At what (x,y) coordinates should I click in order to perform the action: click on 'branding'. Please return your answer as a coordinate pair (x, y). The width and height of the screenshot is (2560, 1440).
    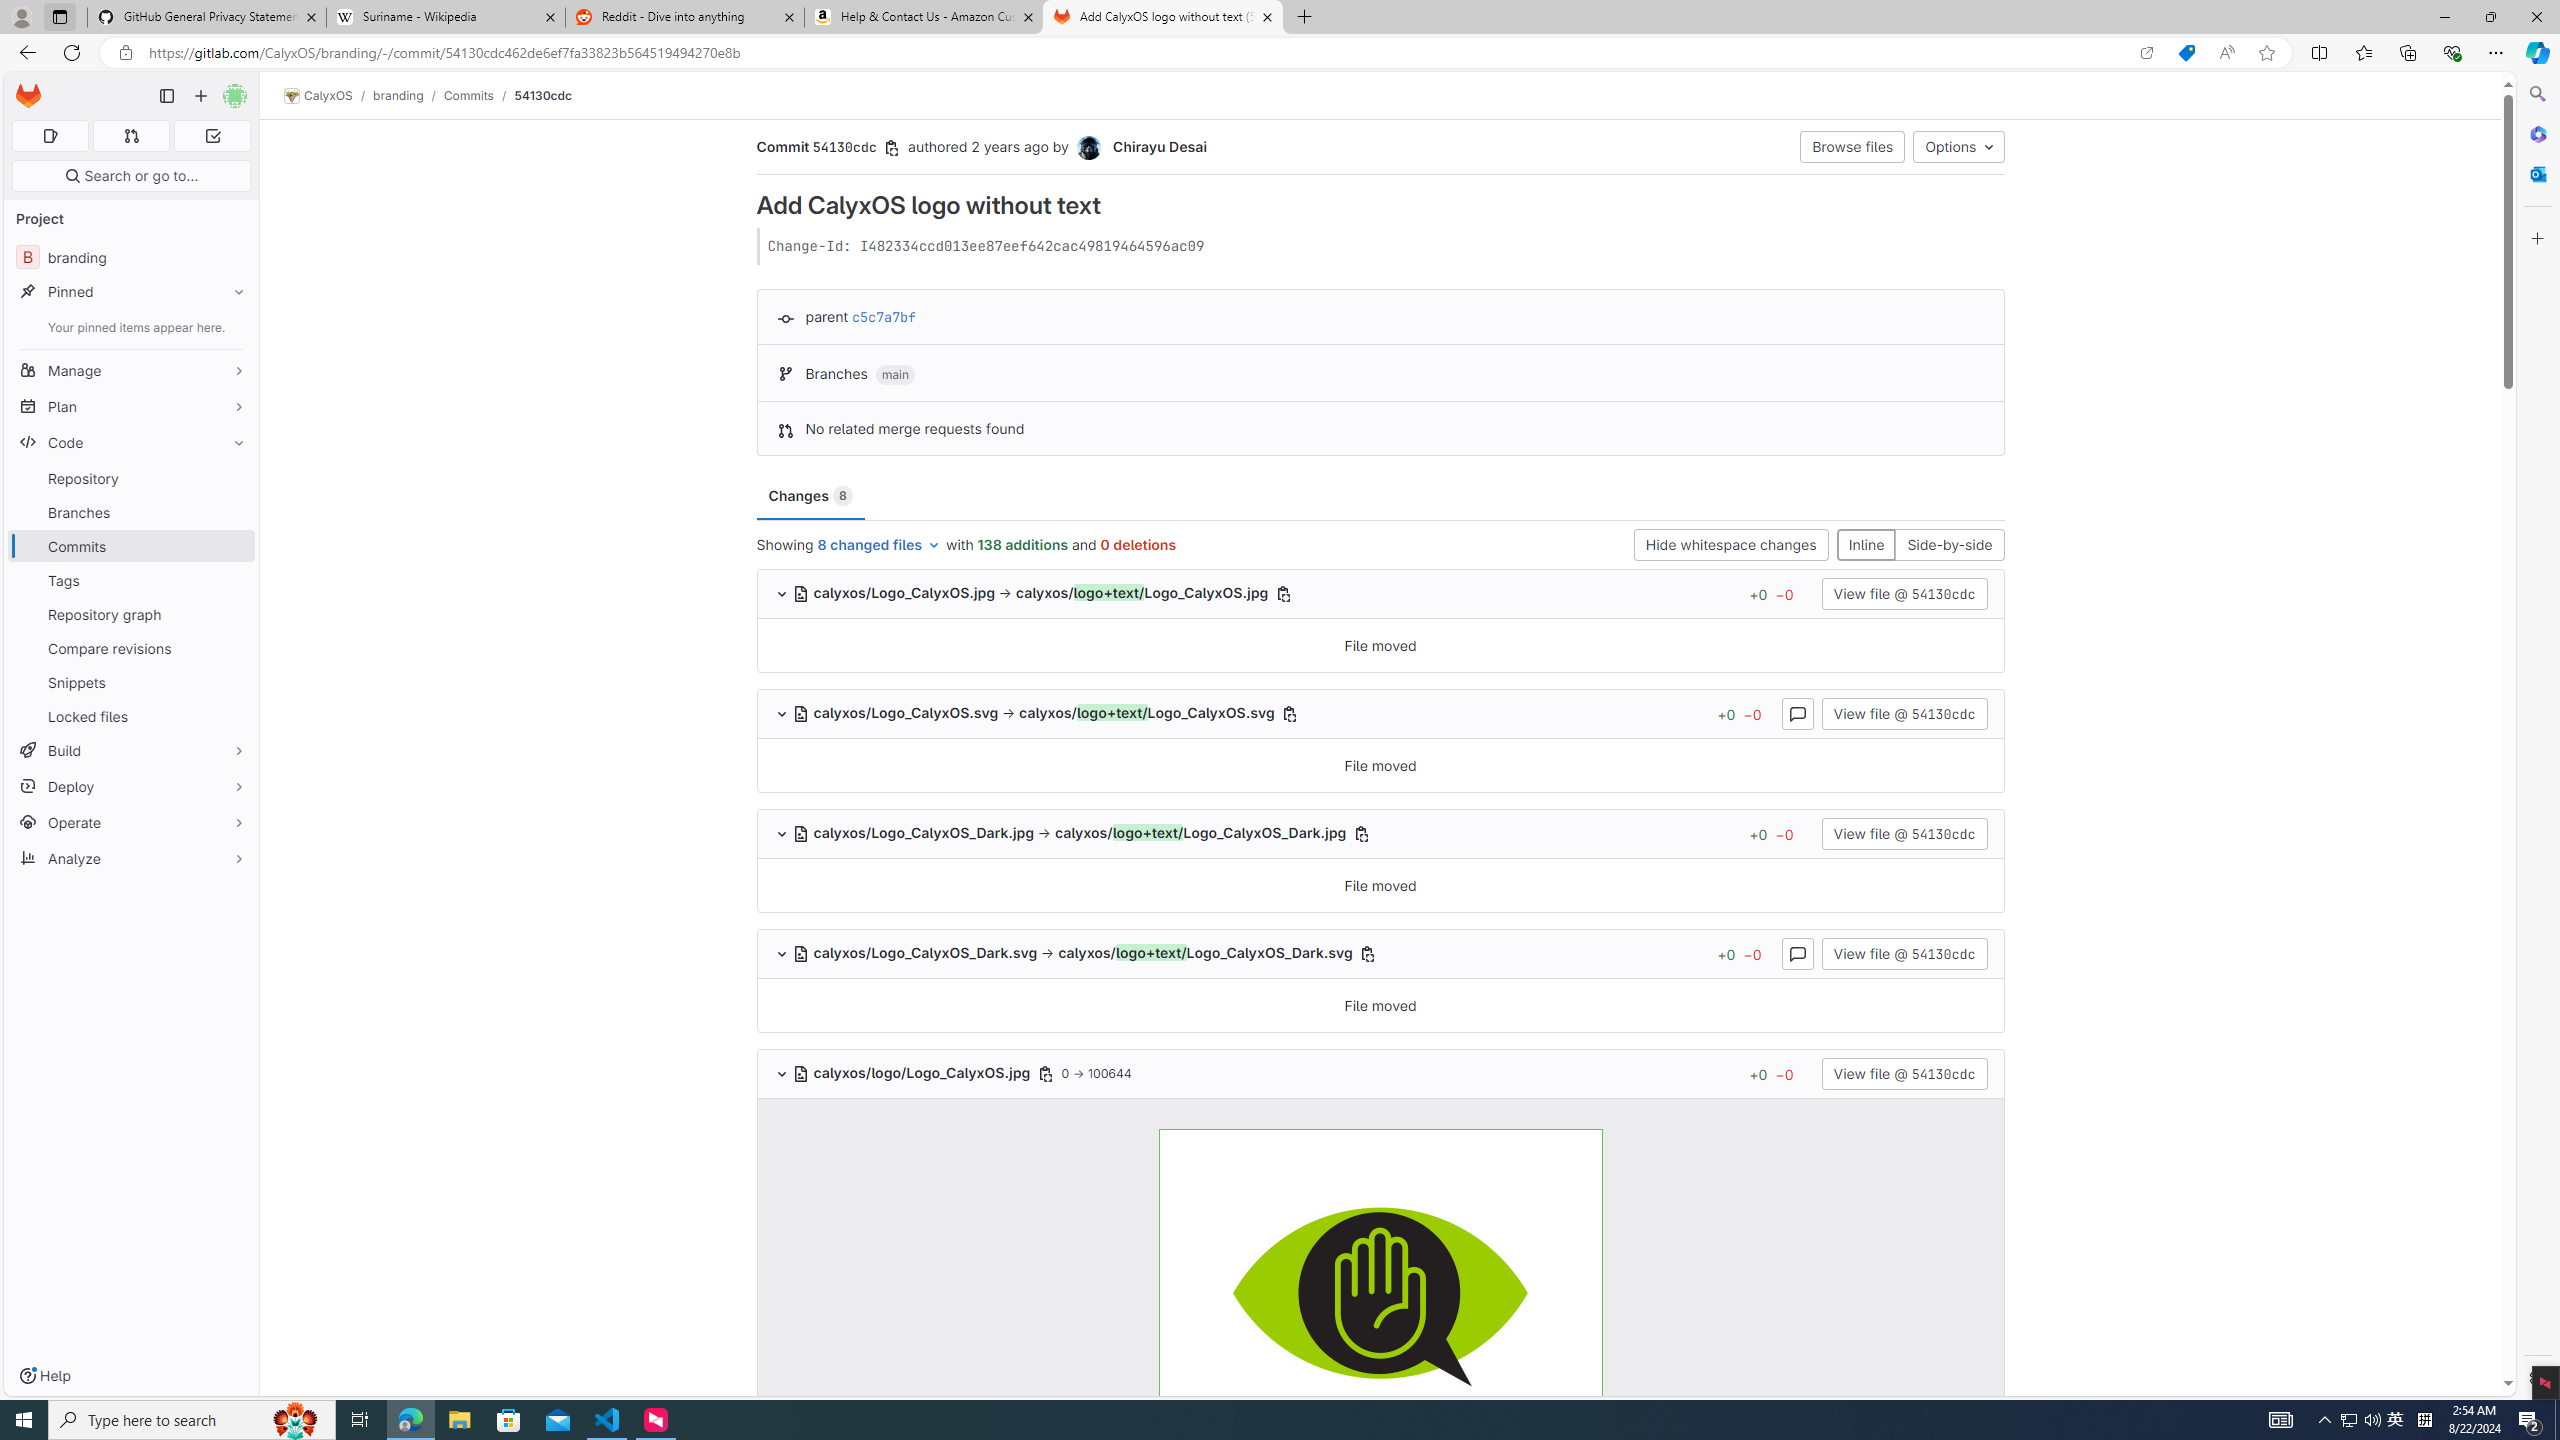
    Looking at the image, I should click on (399, 95).